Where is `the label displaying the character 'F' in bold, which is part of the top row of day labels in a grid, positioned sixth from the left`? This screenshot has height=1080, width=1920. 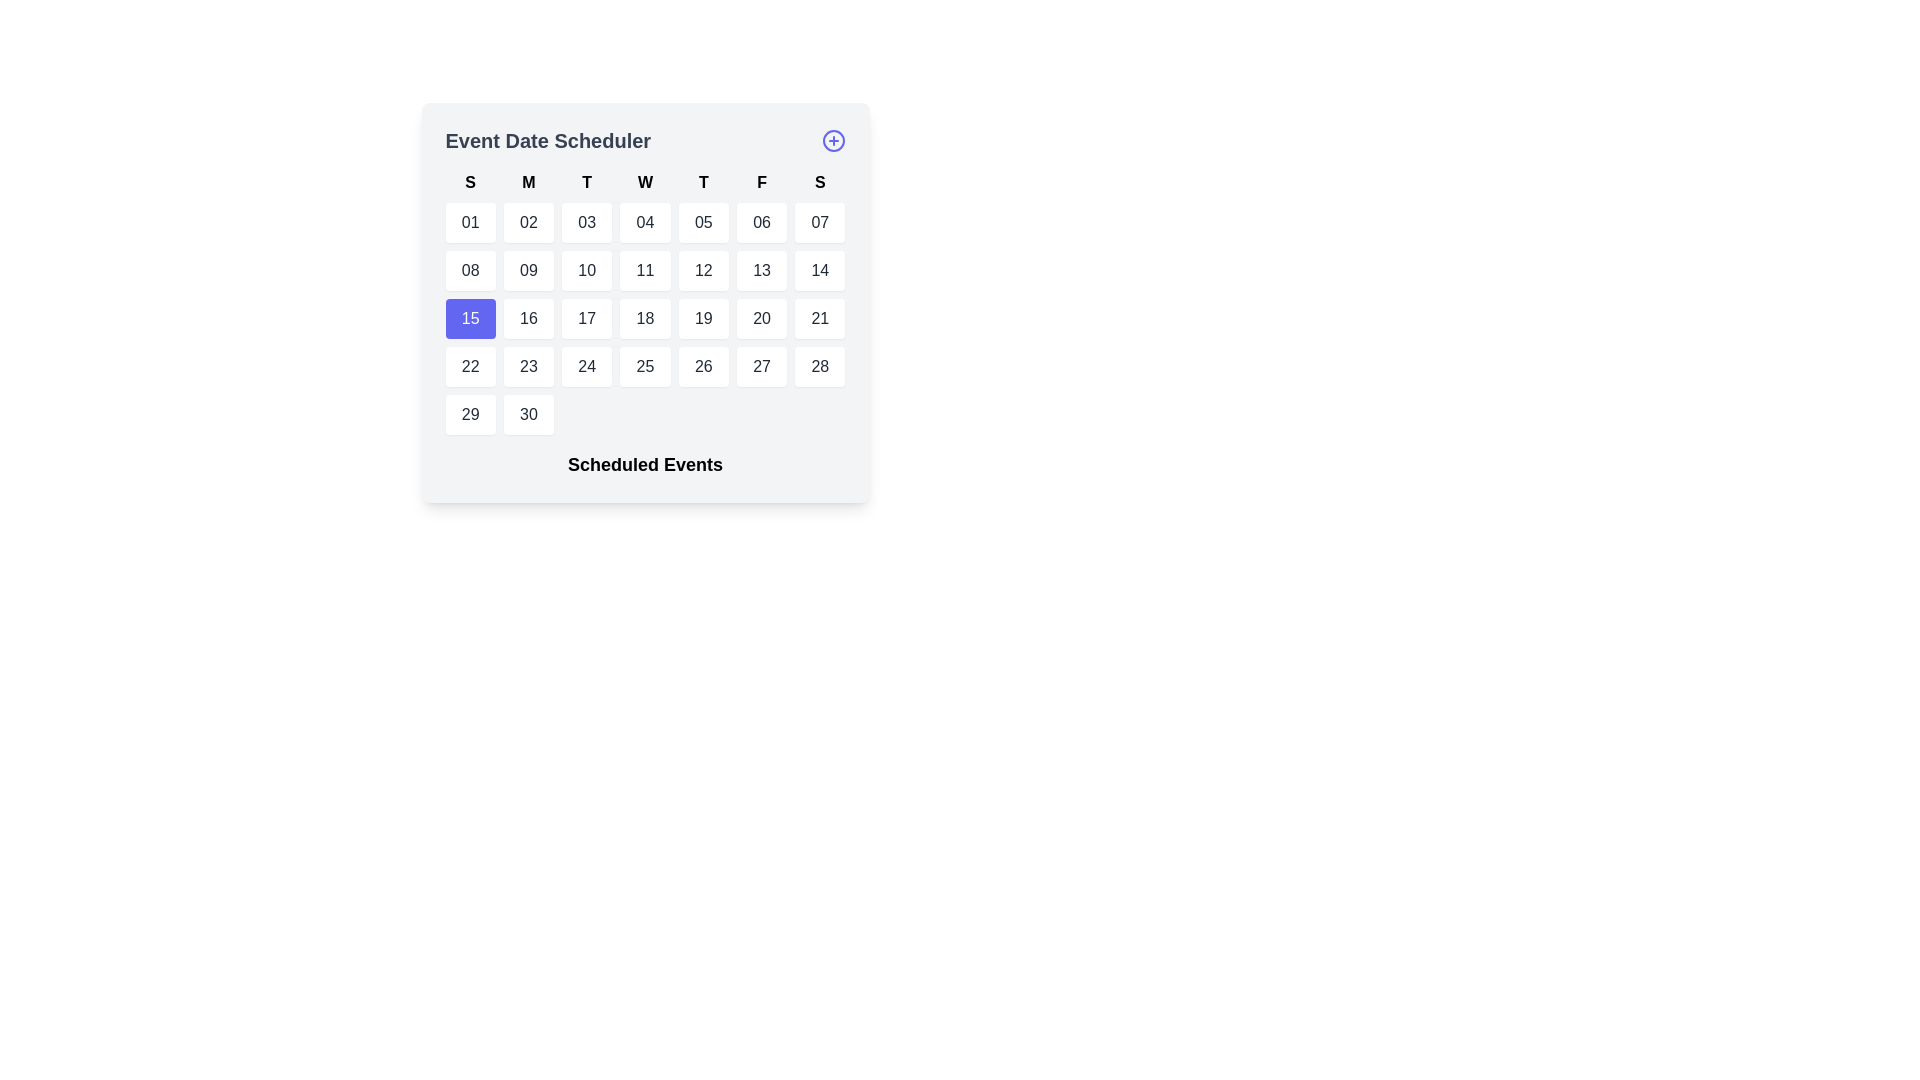 the label displaying the character 'F' in bold, which is part of the top row of day labels in a grid, positioned sixth from the left is located at coordinates (761, 182).